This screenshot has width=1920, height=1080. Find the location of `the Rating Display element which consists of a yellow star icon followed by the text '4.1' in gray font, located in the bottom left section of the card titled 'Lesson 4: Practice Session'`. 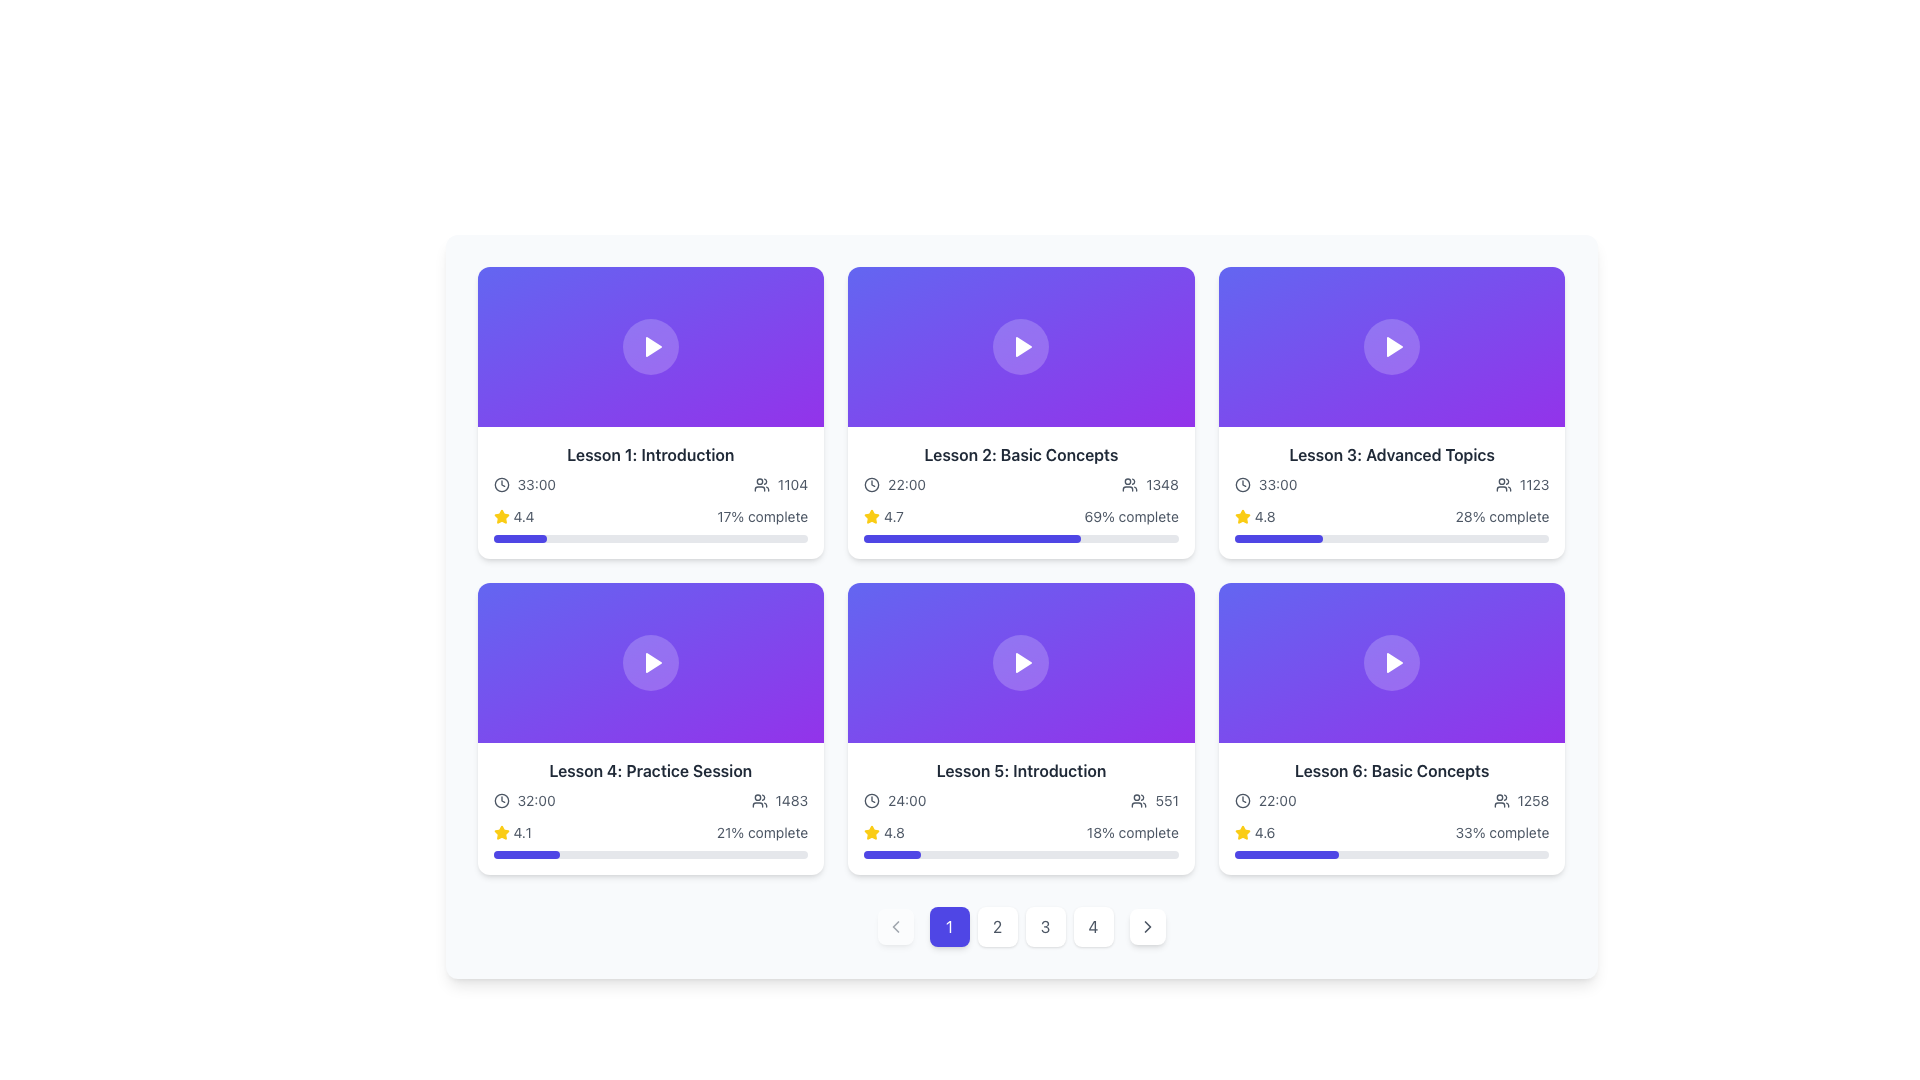

the Rating Display element which consists of a yellow star icon followed by the text '4.1' in gray font, located in the bottom left section of the card titled 'Lesson 4: Practice Session' is located at coordinates (512, 833).